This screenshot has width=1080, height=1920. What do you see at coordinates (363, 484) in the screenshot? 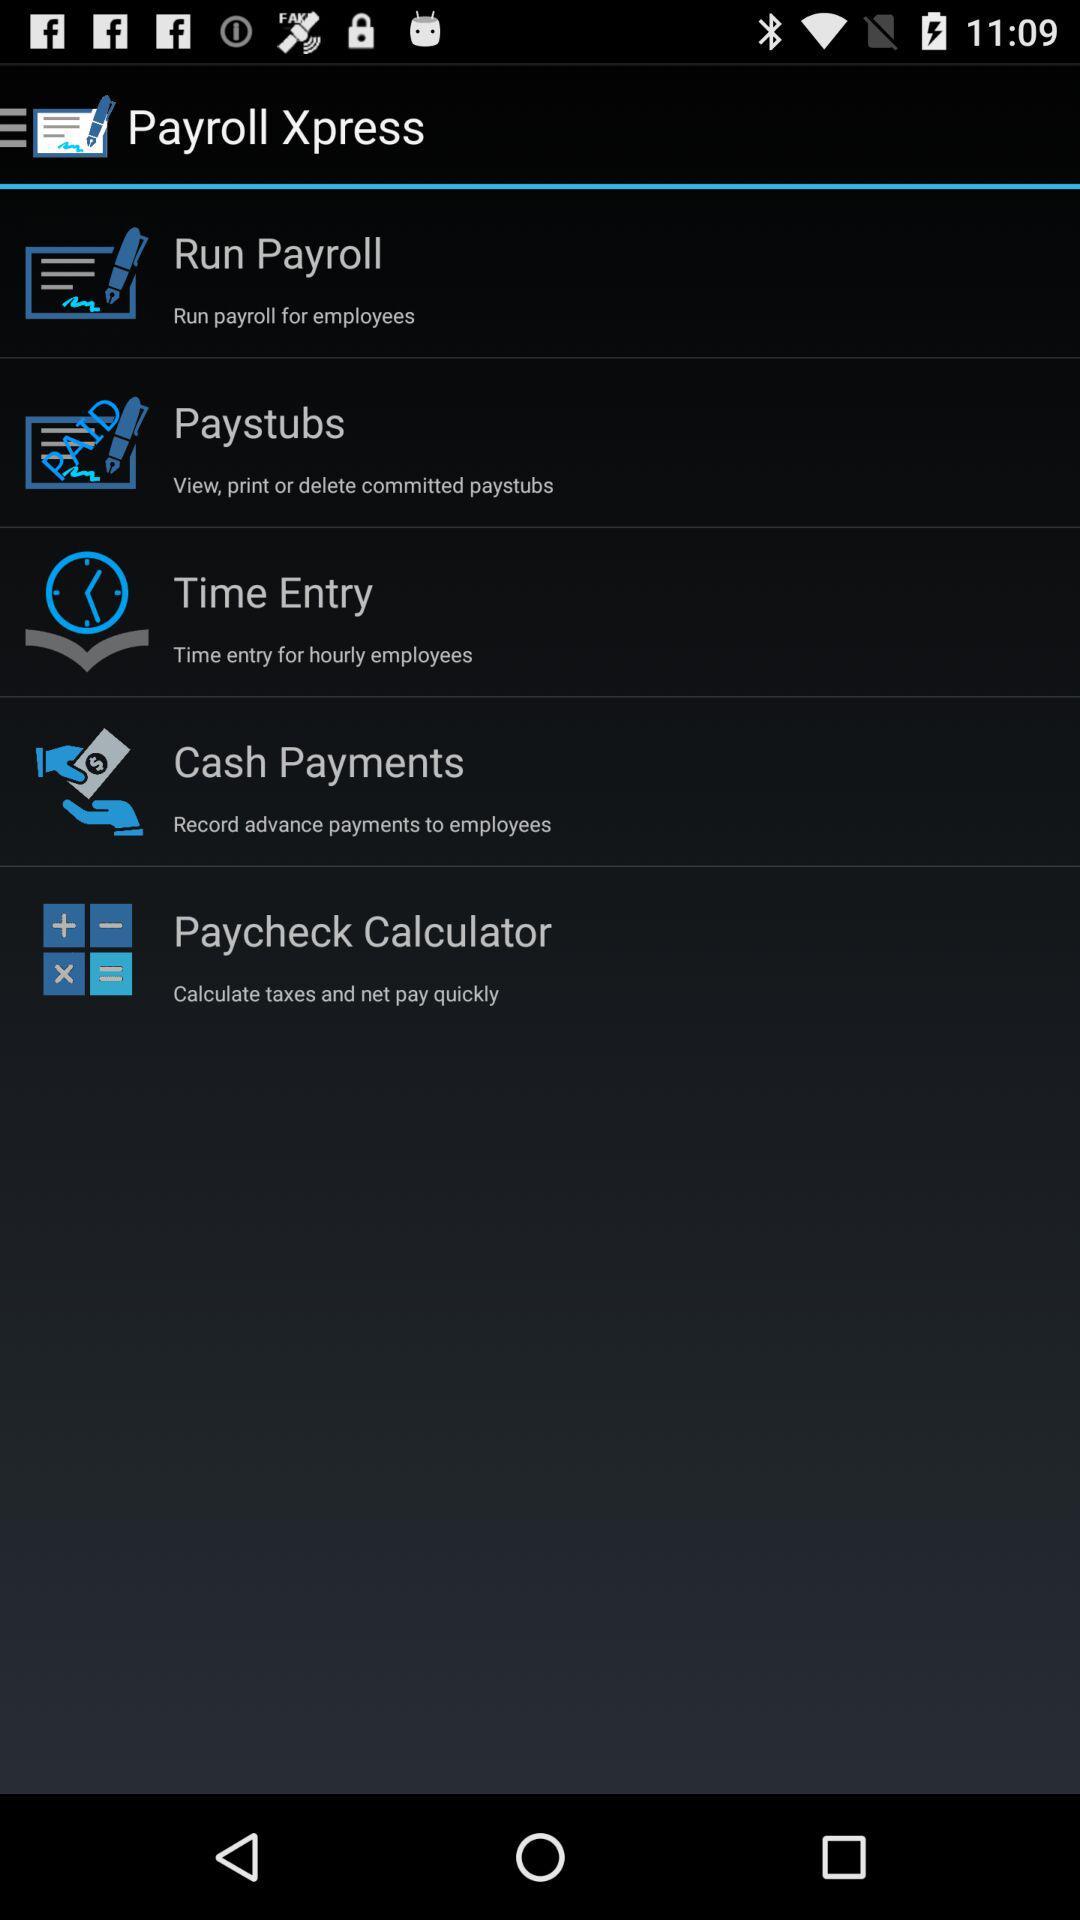
I see `the icon at the top` at bounding box center [363, 484].